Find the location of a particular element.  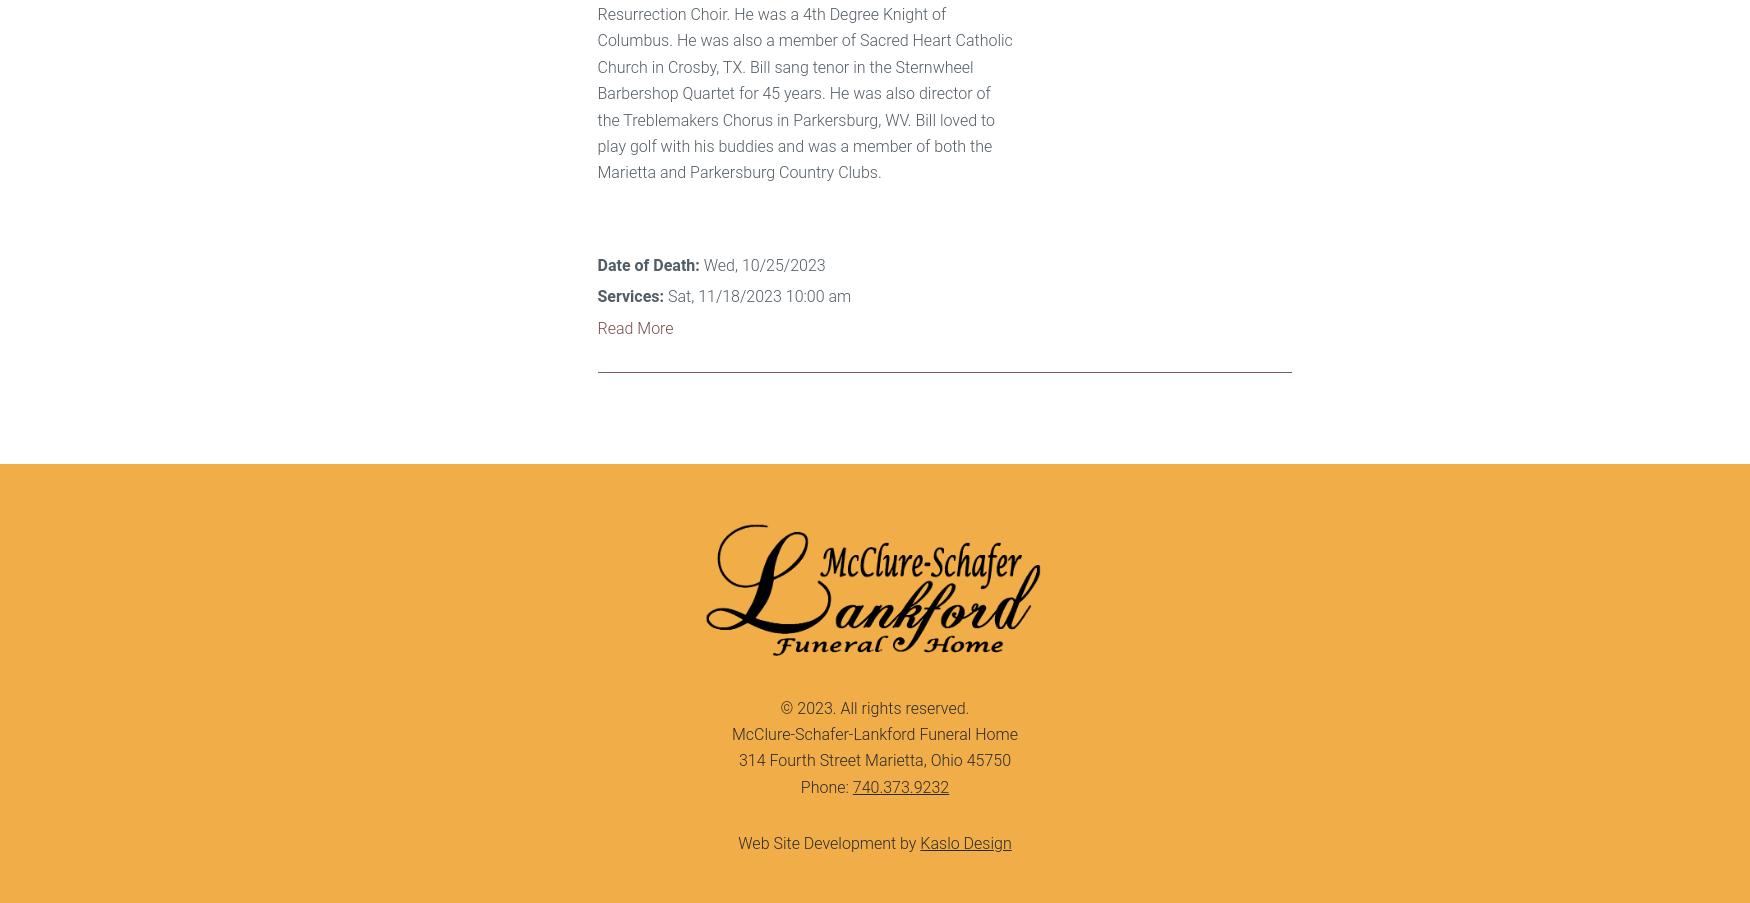

'Services:' is located at coordinates (629, 295).